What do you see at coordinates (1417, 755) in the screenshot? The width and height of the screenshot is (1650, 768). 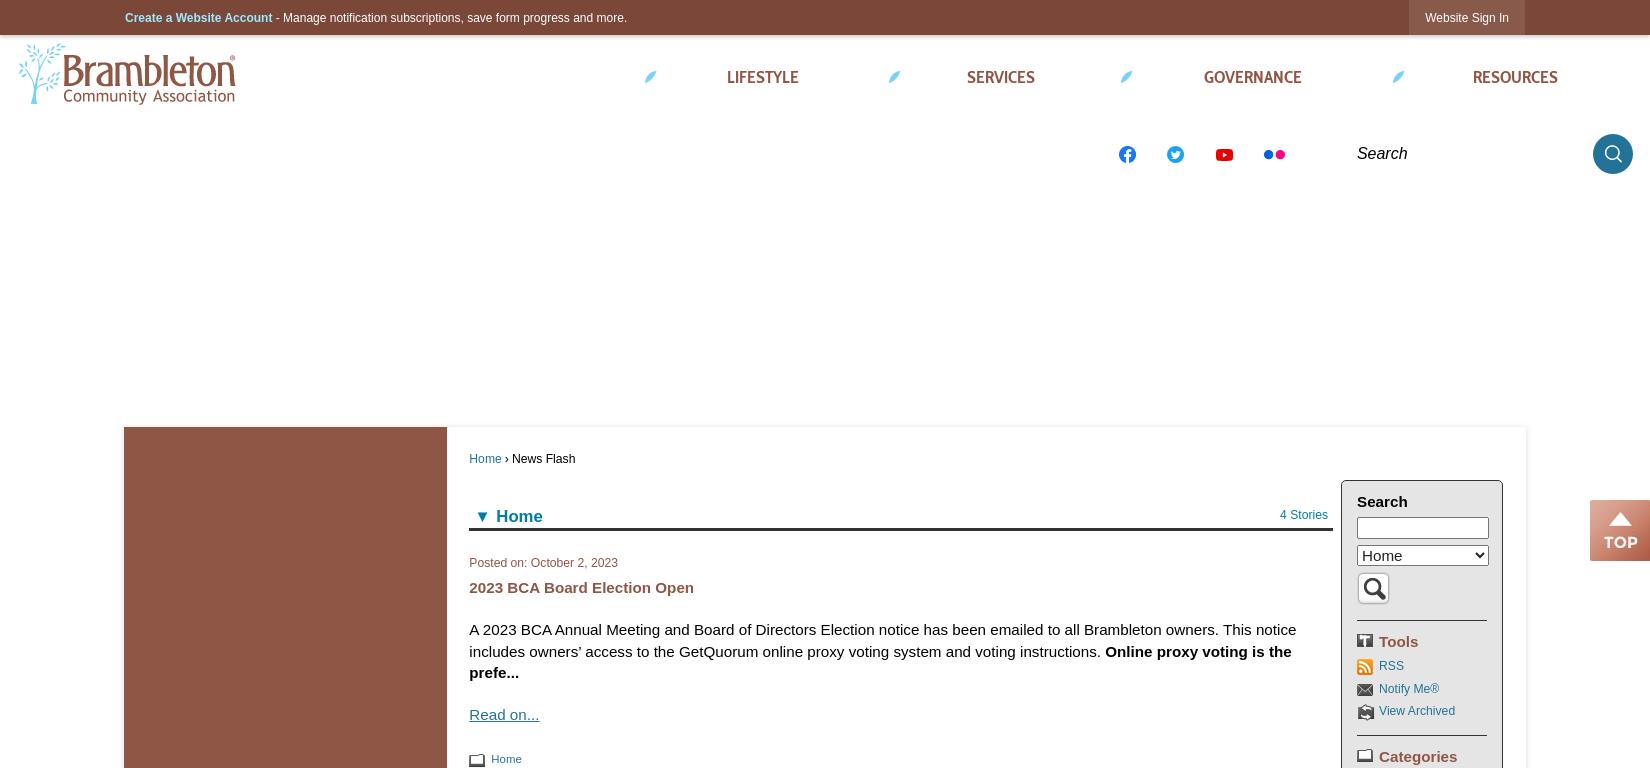 I see `'Categories'` at bounding box center [1417, 755].